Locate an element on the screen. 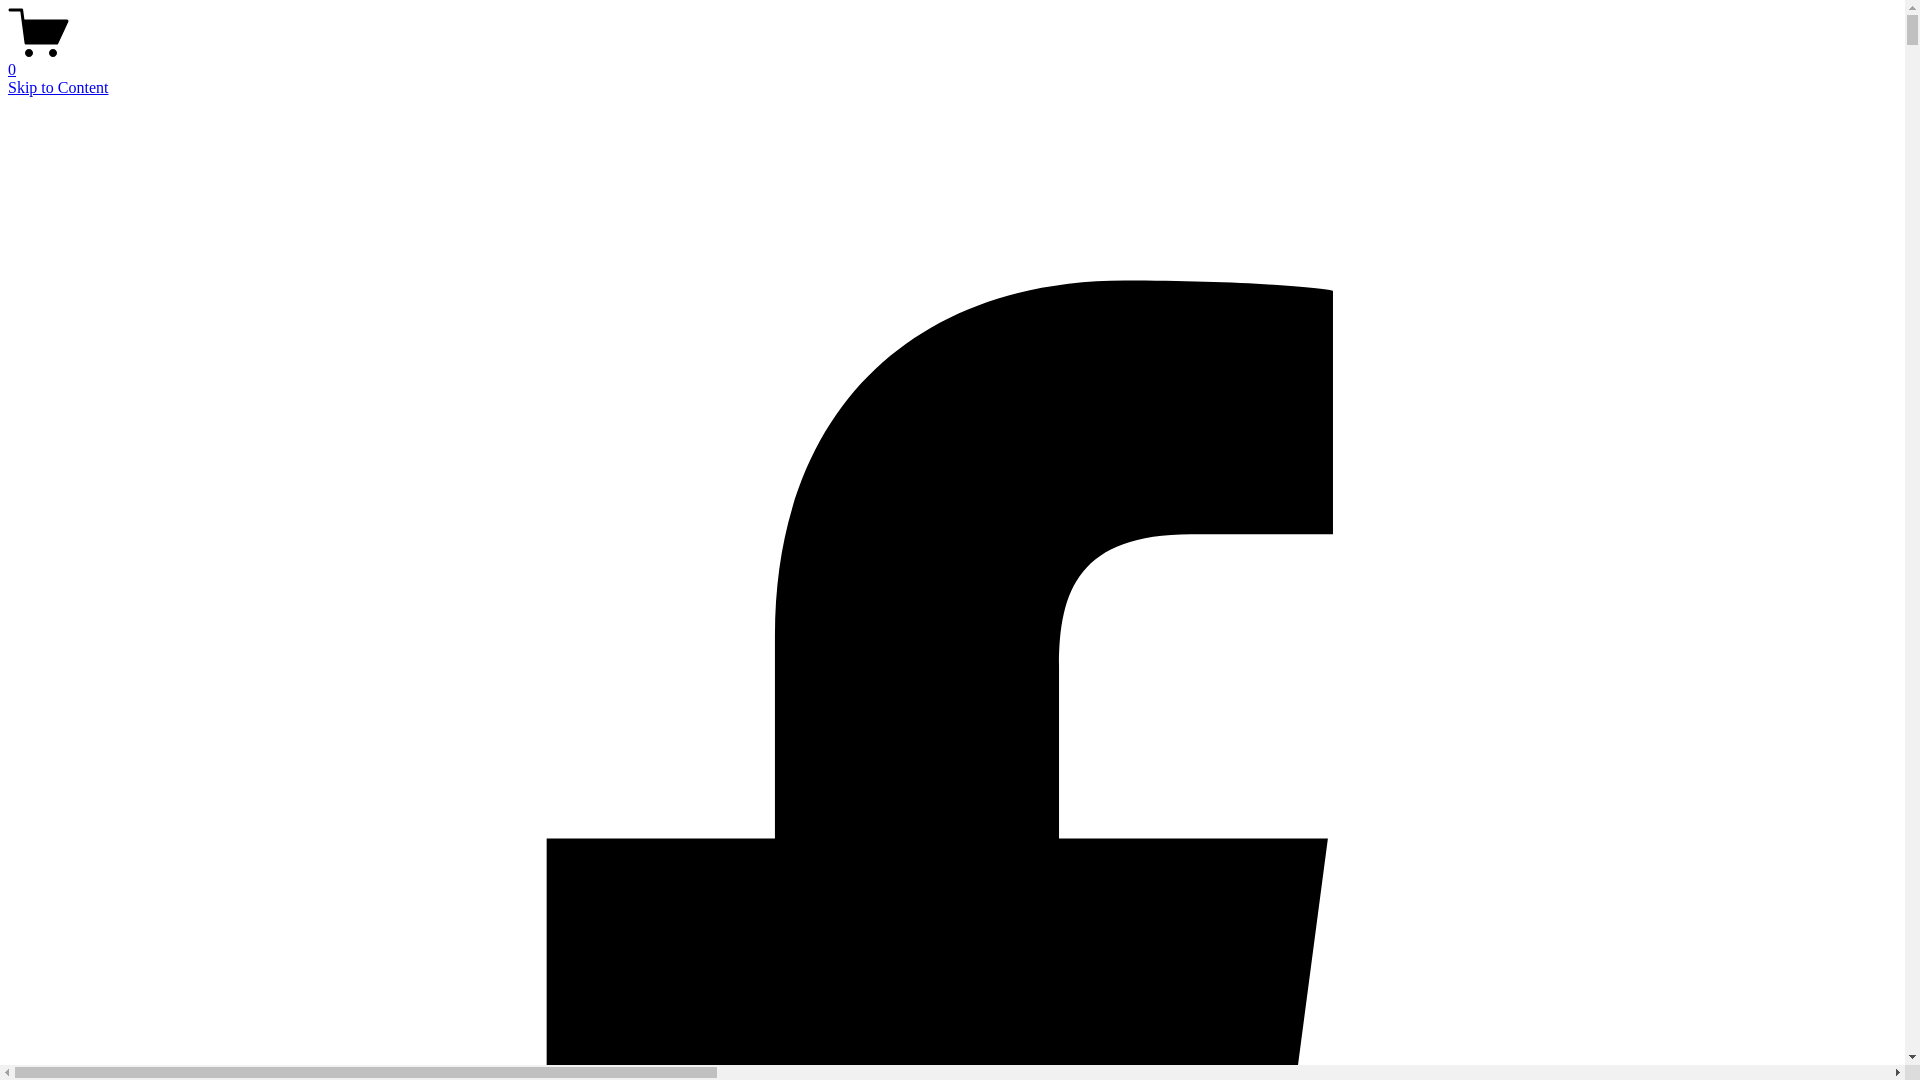 The width and height of the screenshot is (1920, 1080). 'Skip to Content' is located at coordinates (57, 86).